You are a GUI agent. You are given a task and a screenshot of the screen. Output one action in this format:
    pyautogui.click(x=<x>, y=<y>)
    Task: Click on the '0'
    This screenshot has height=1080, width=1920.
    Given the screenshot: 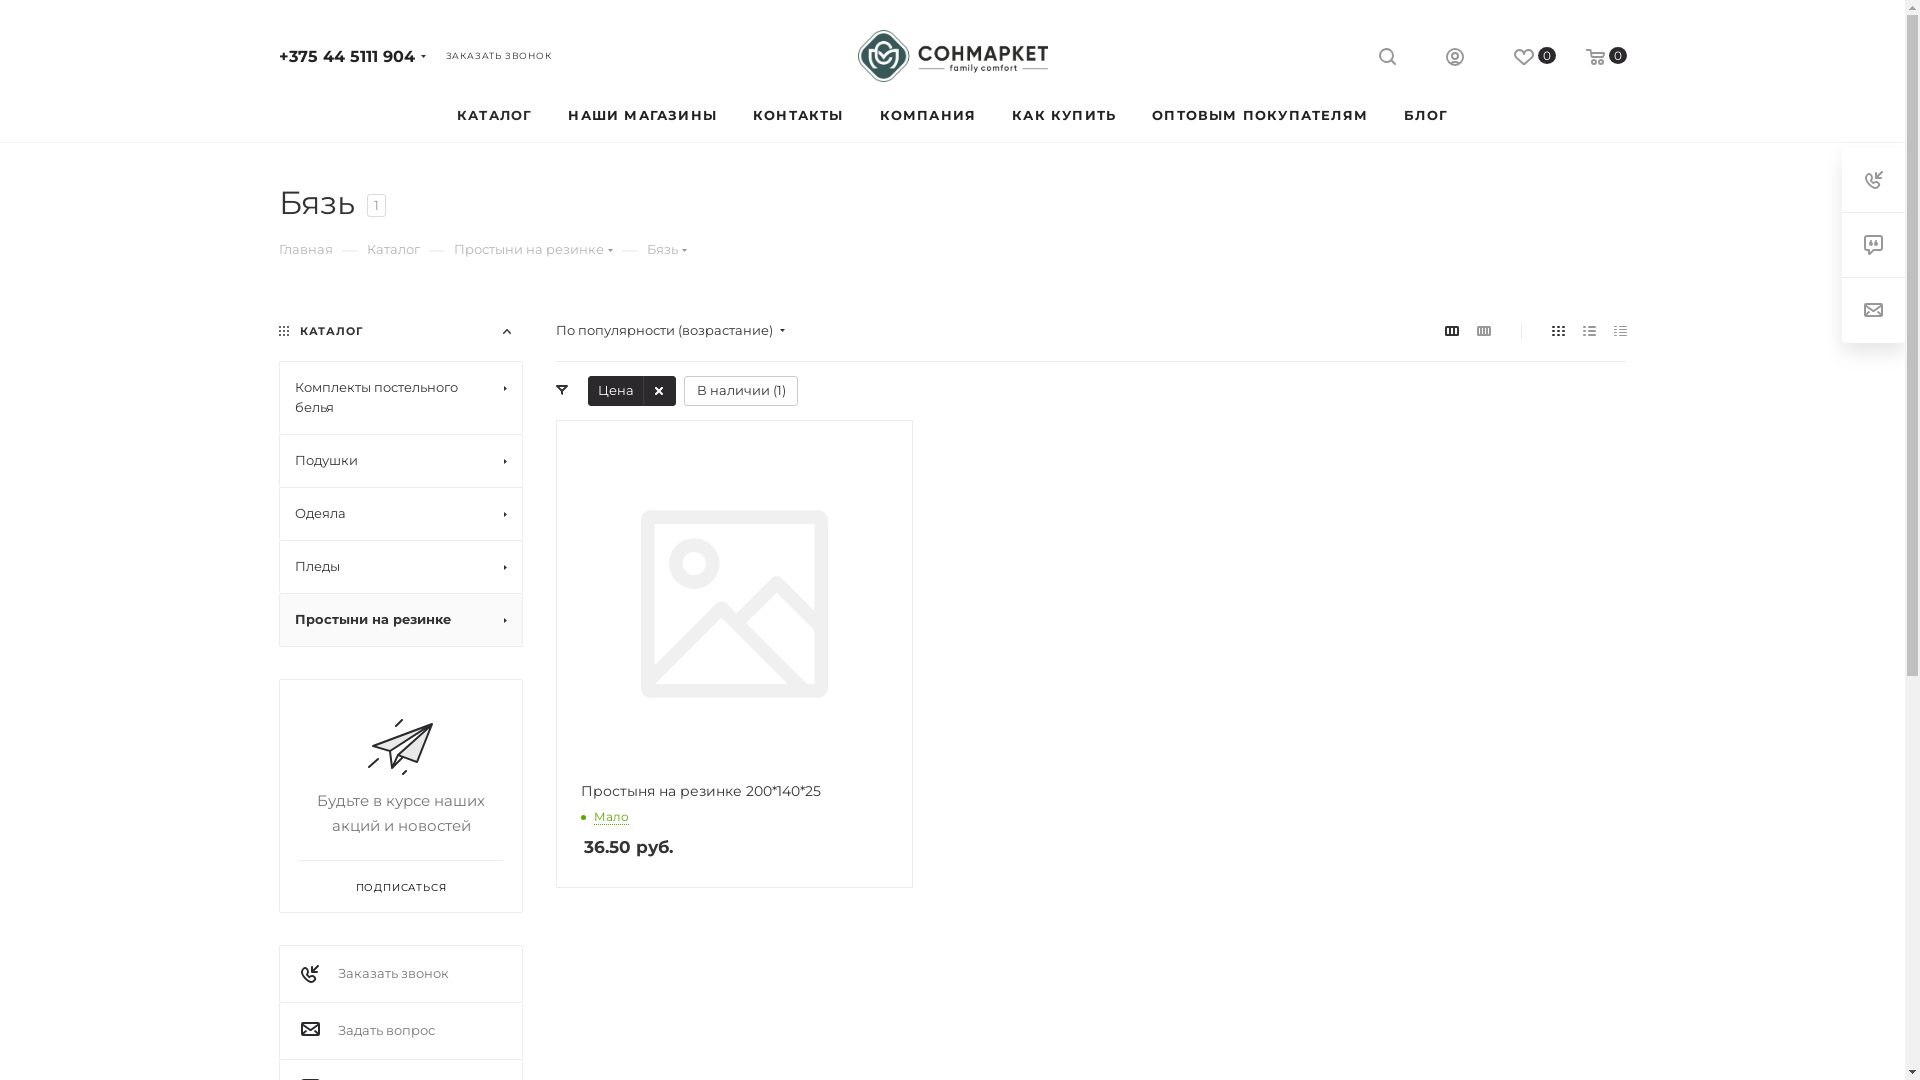 What is the action you would take?
    pyautogui.click(x=1520, y=57)
    